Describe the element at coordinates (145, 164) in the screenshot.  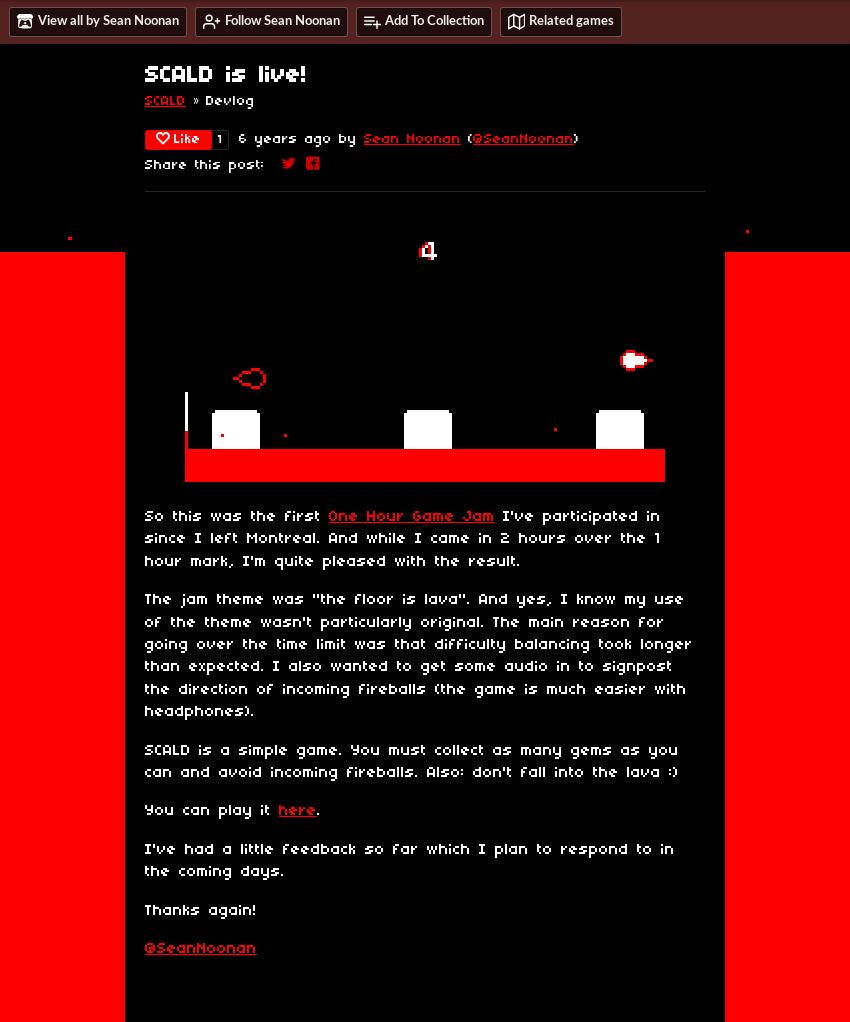
I see `'Share this post:'` at that location.